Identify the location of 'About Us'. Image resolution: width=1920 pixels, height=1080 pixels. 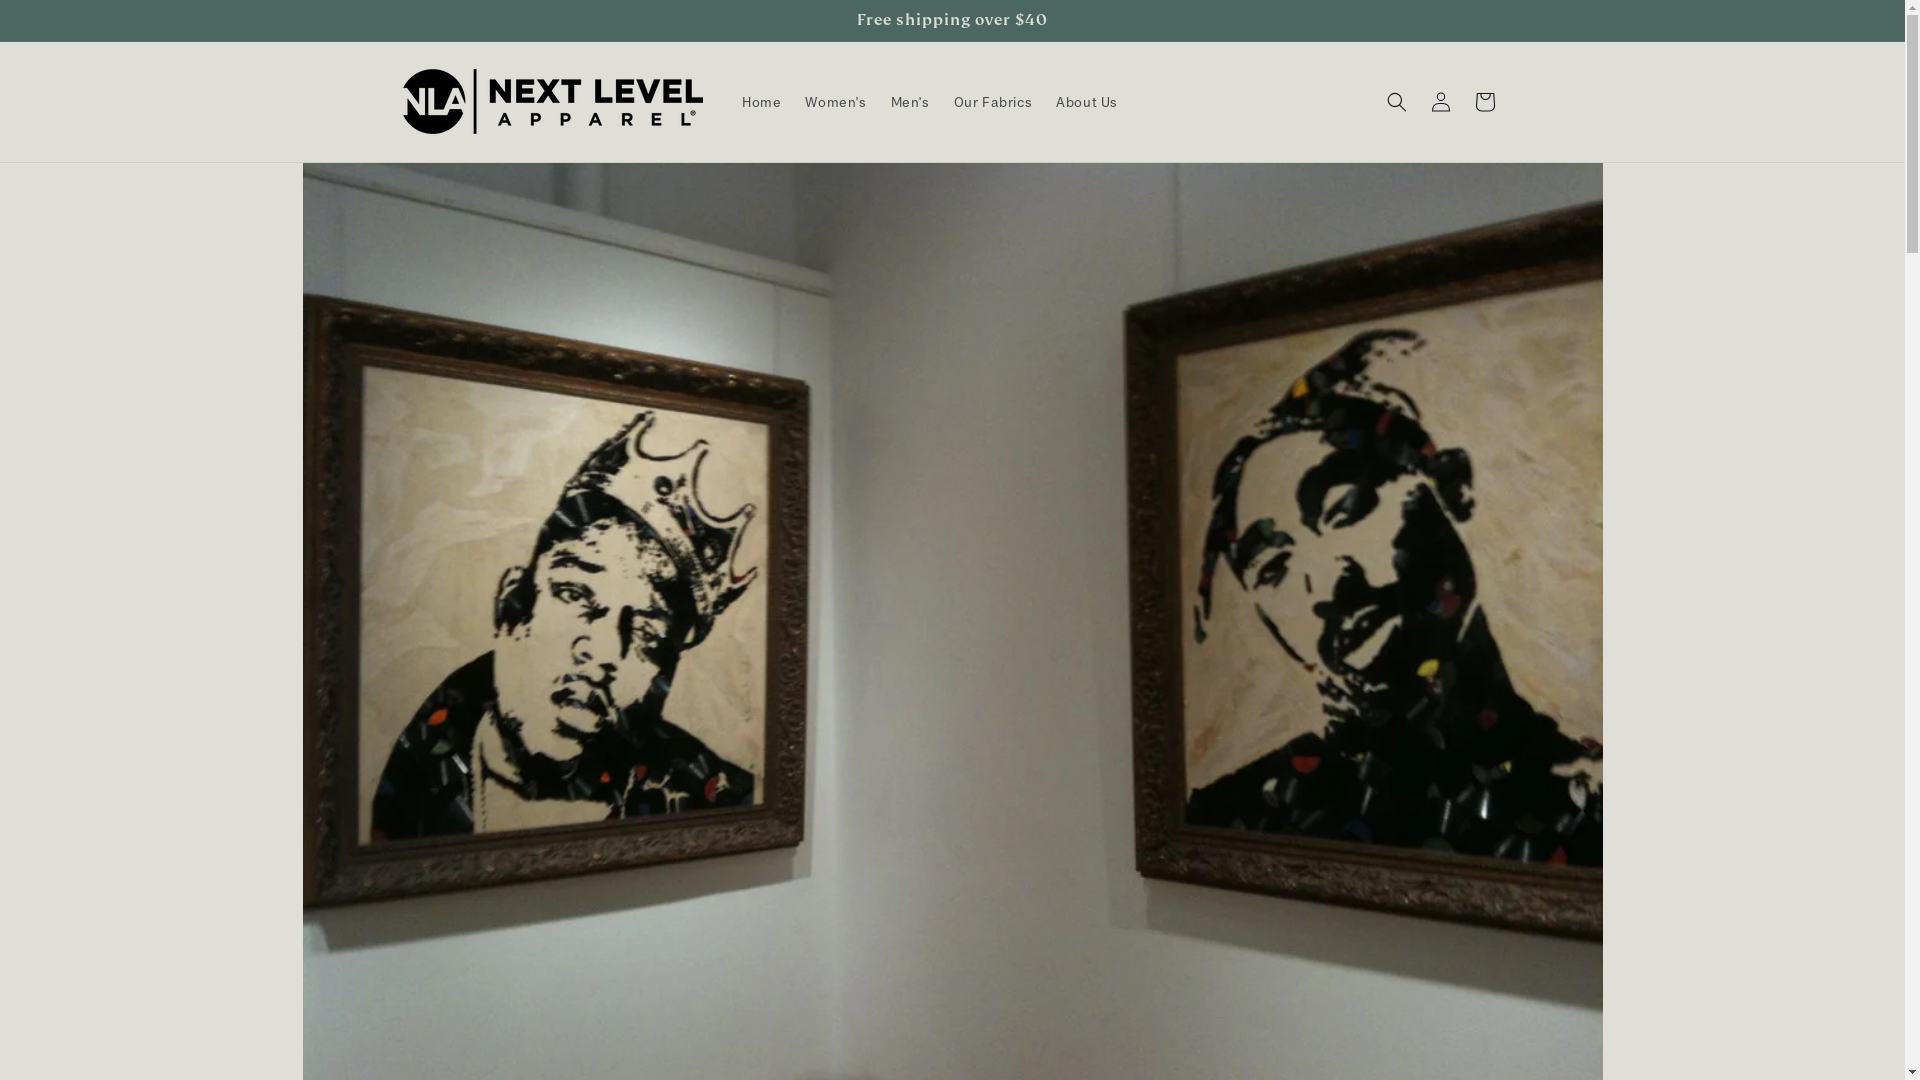
(1085, 101).